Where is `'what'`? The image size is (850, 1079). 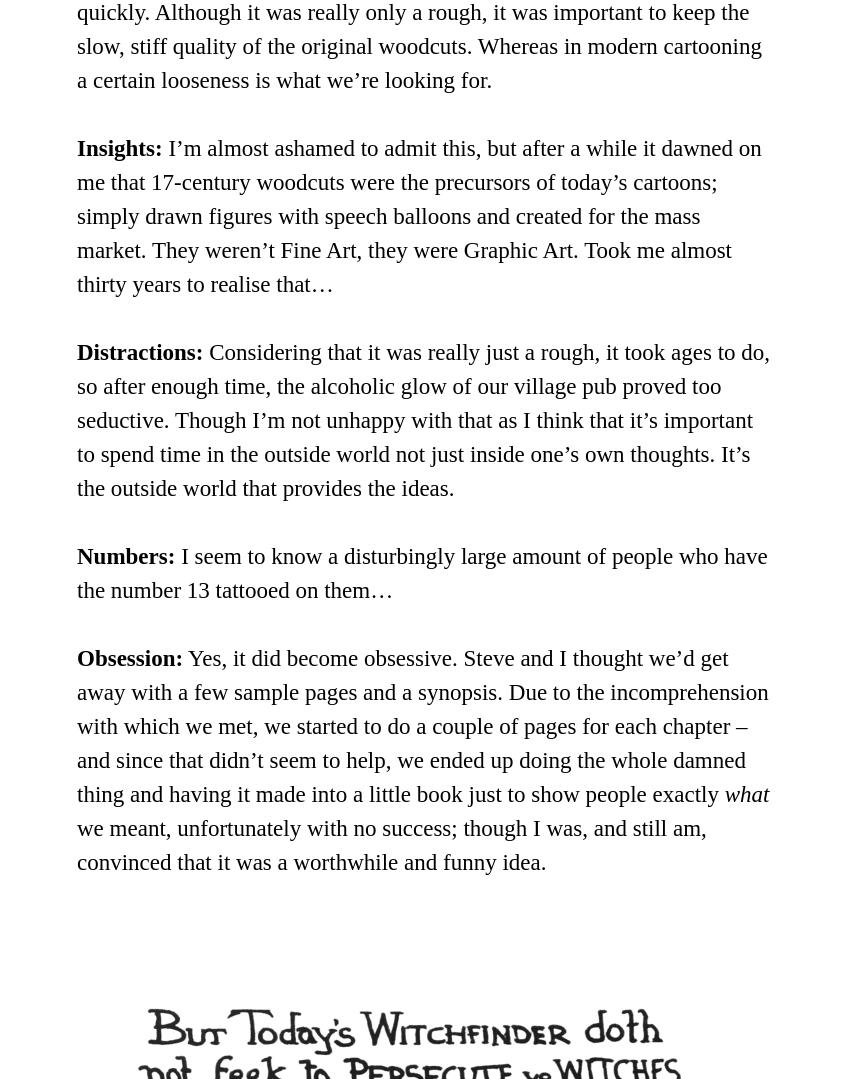
'what' is located at coordinates (746, 793).